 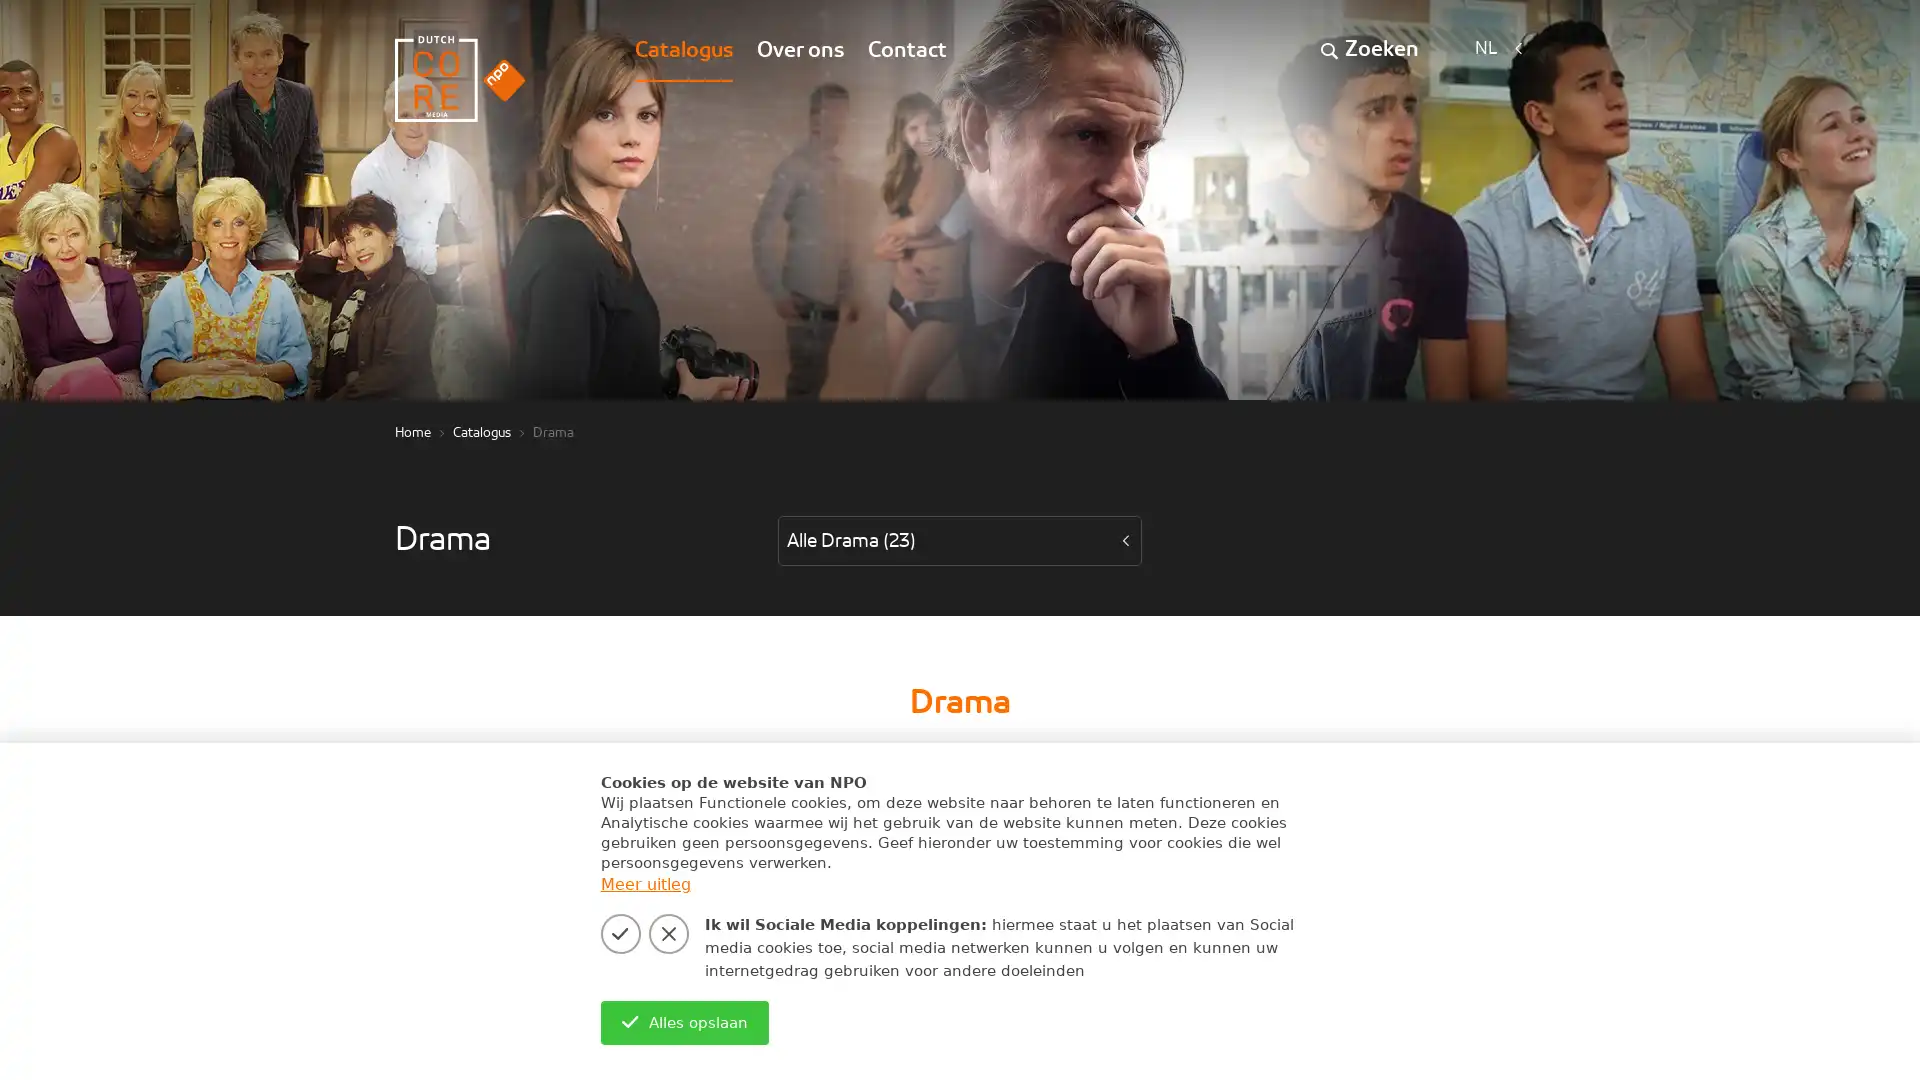 I want to click on Alles opslaan, so click(x=684, y=1022).